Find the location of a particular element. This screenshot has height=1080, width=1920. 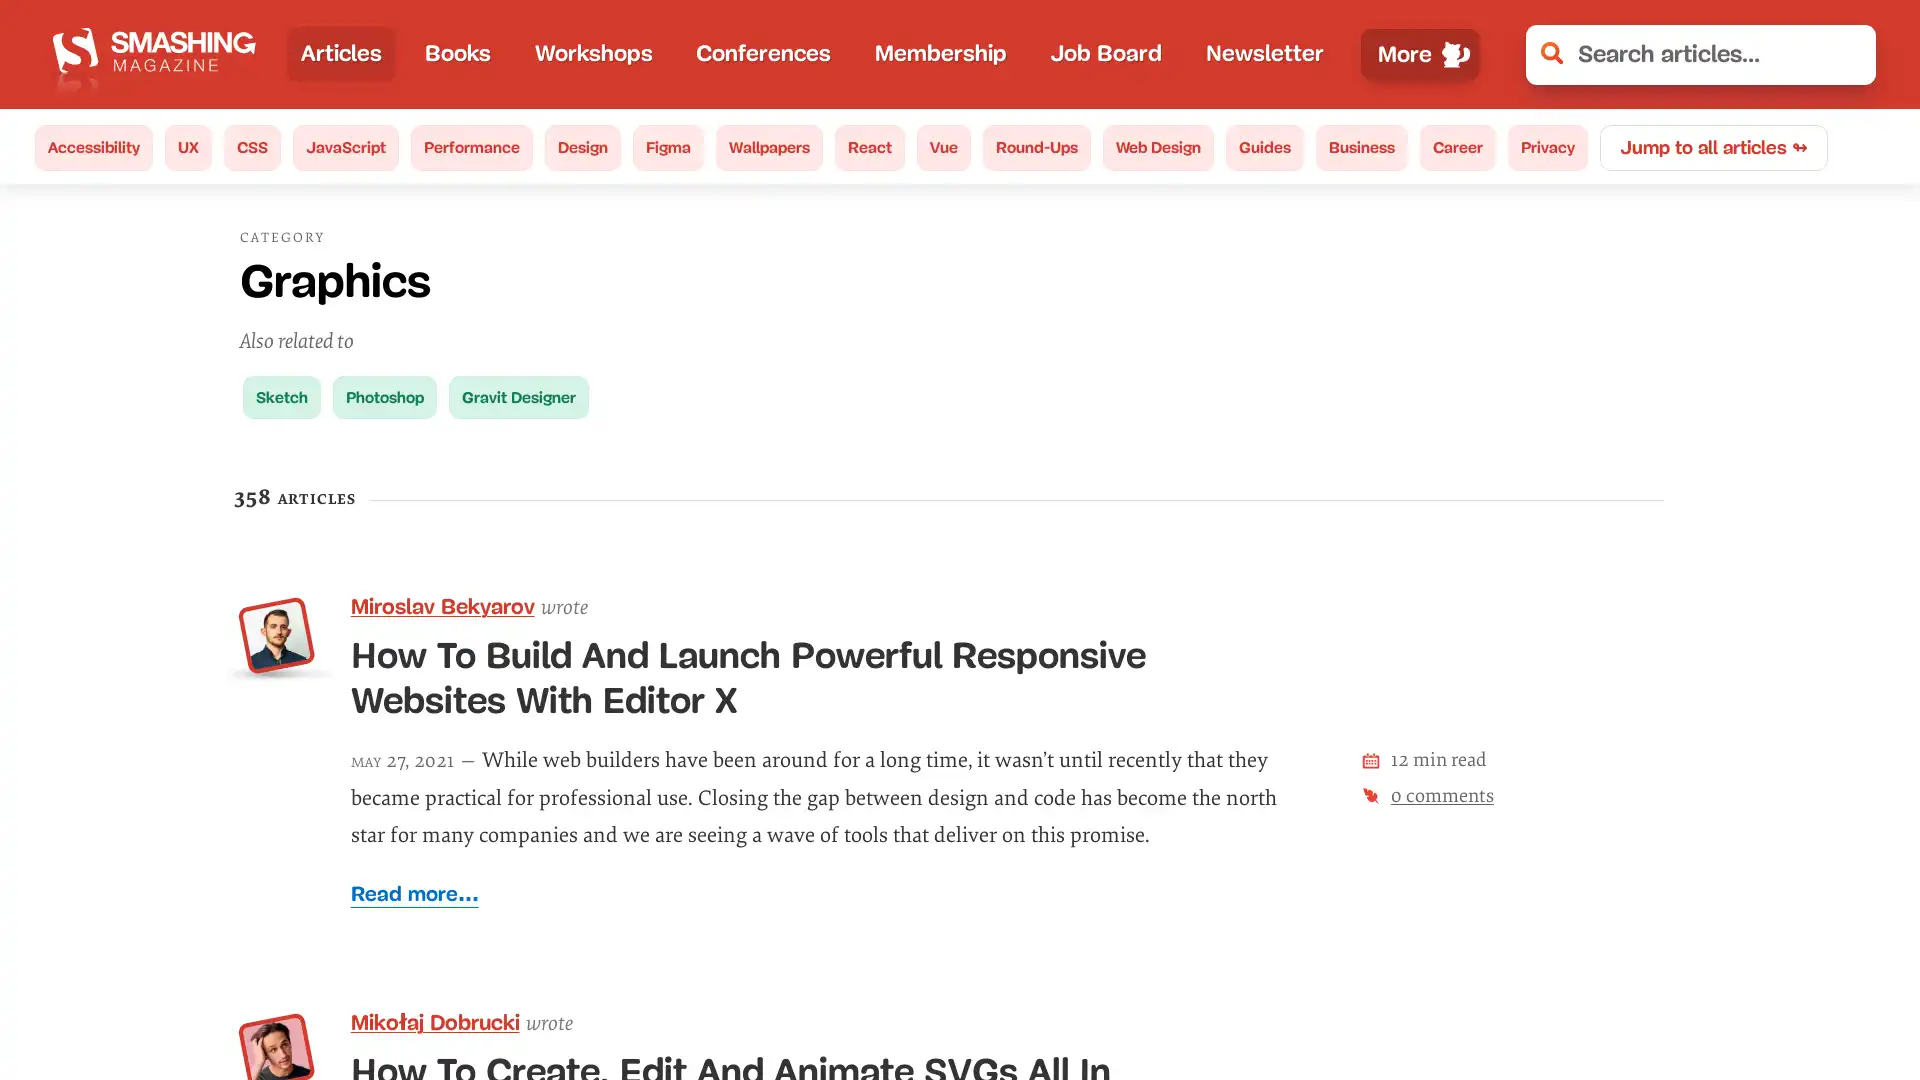

Its okay. is located at coordinates (1768, 999).